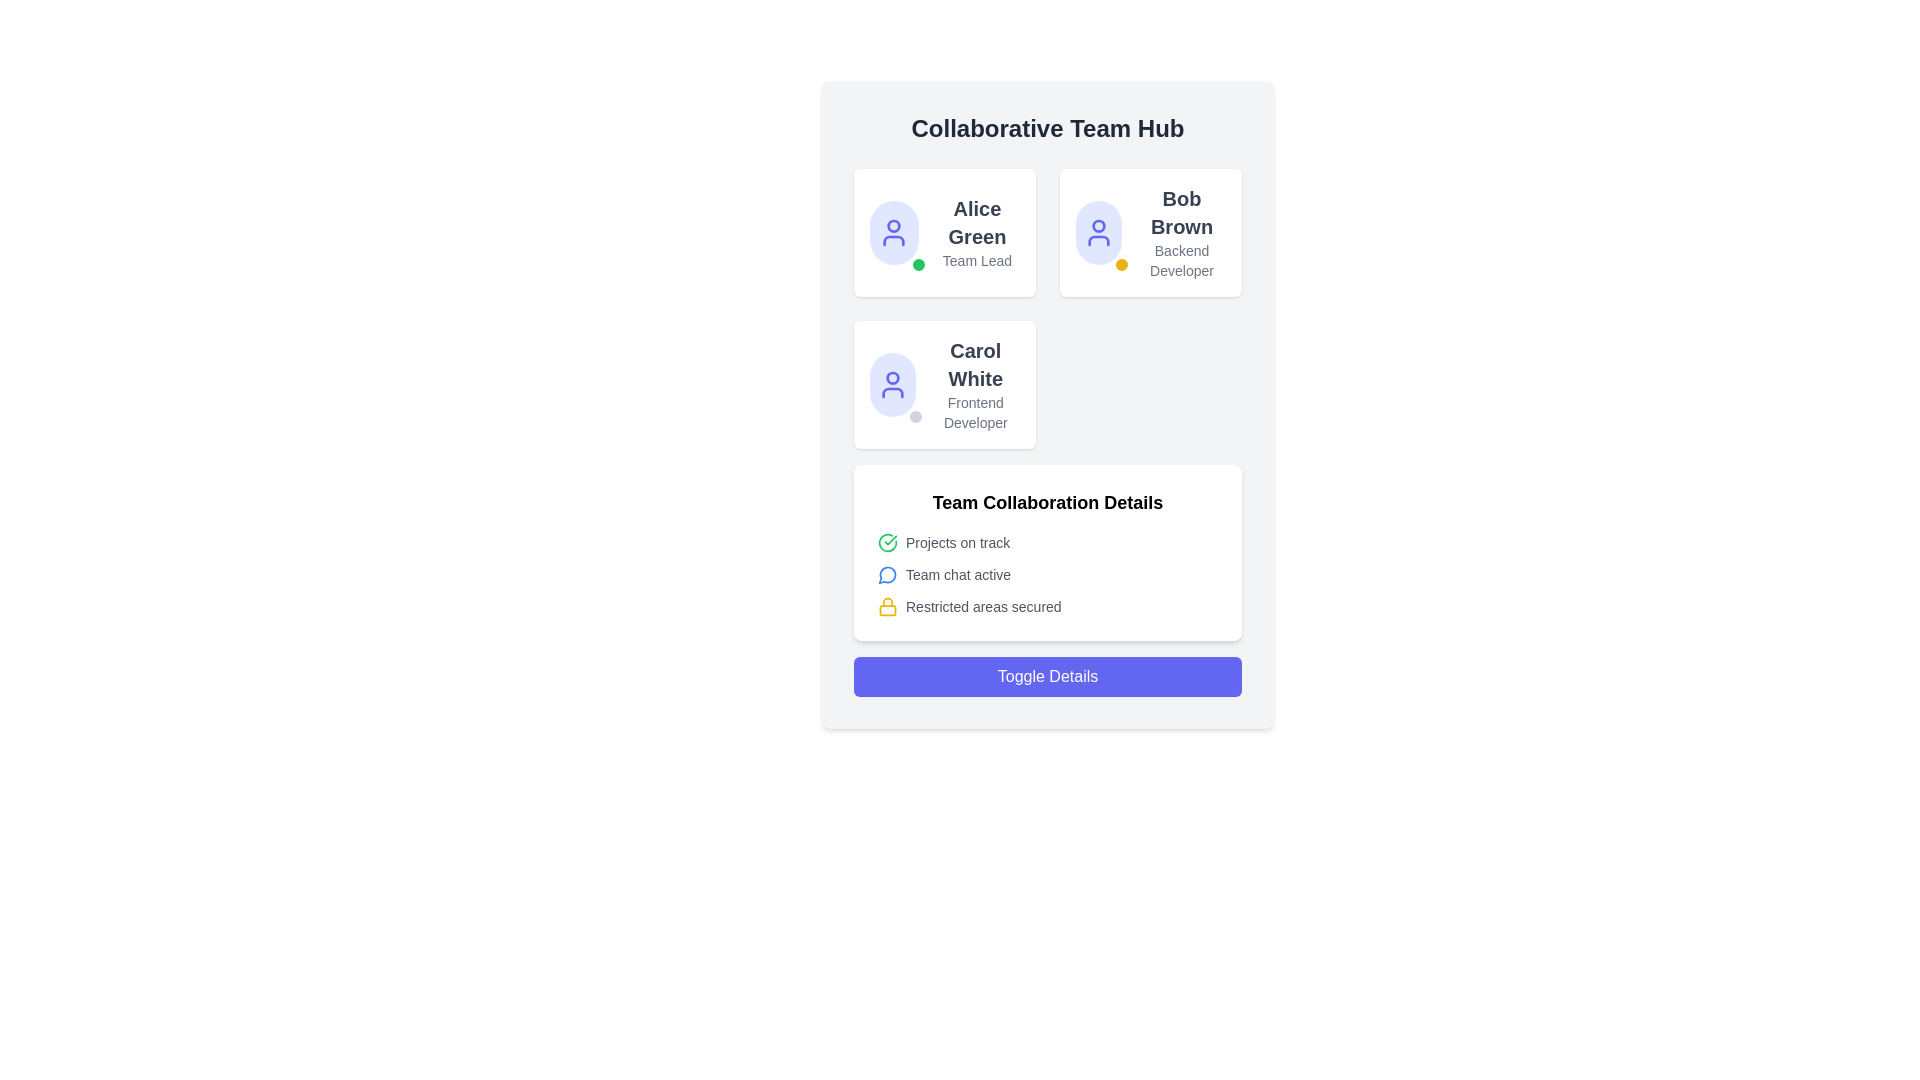  I want to click on the profile icon representing 'Carol White' located in the lower-left card of the grid layout titled 'Carol White Frontend Developer.', so click(891, 385).